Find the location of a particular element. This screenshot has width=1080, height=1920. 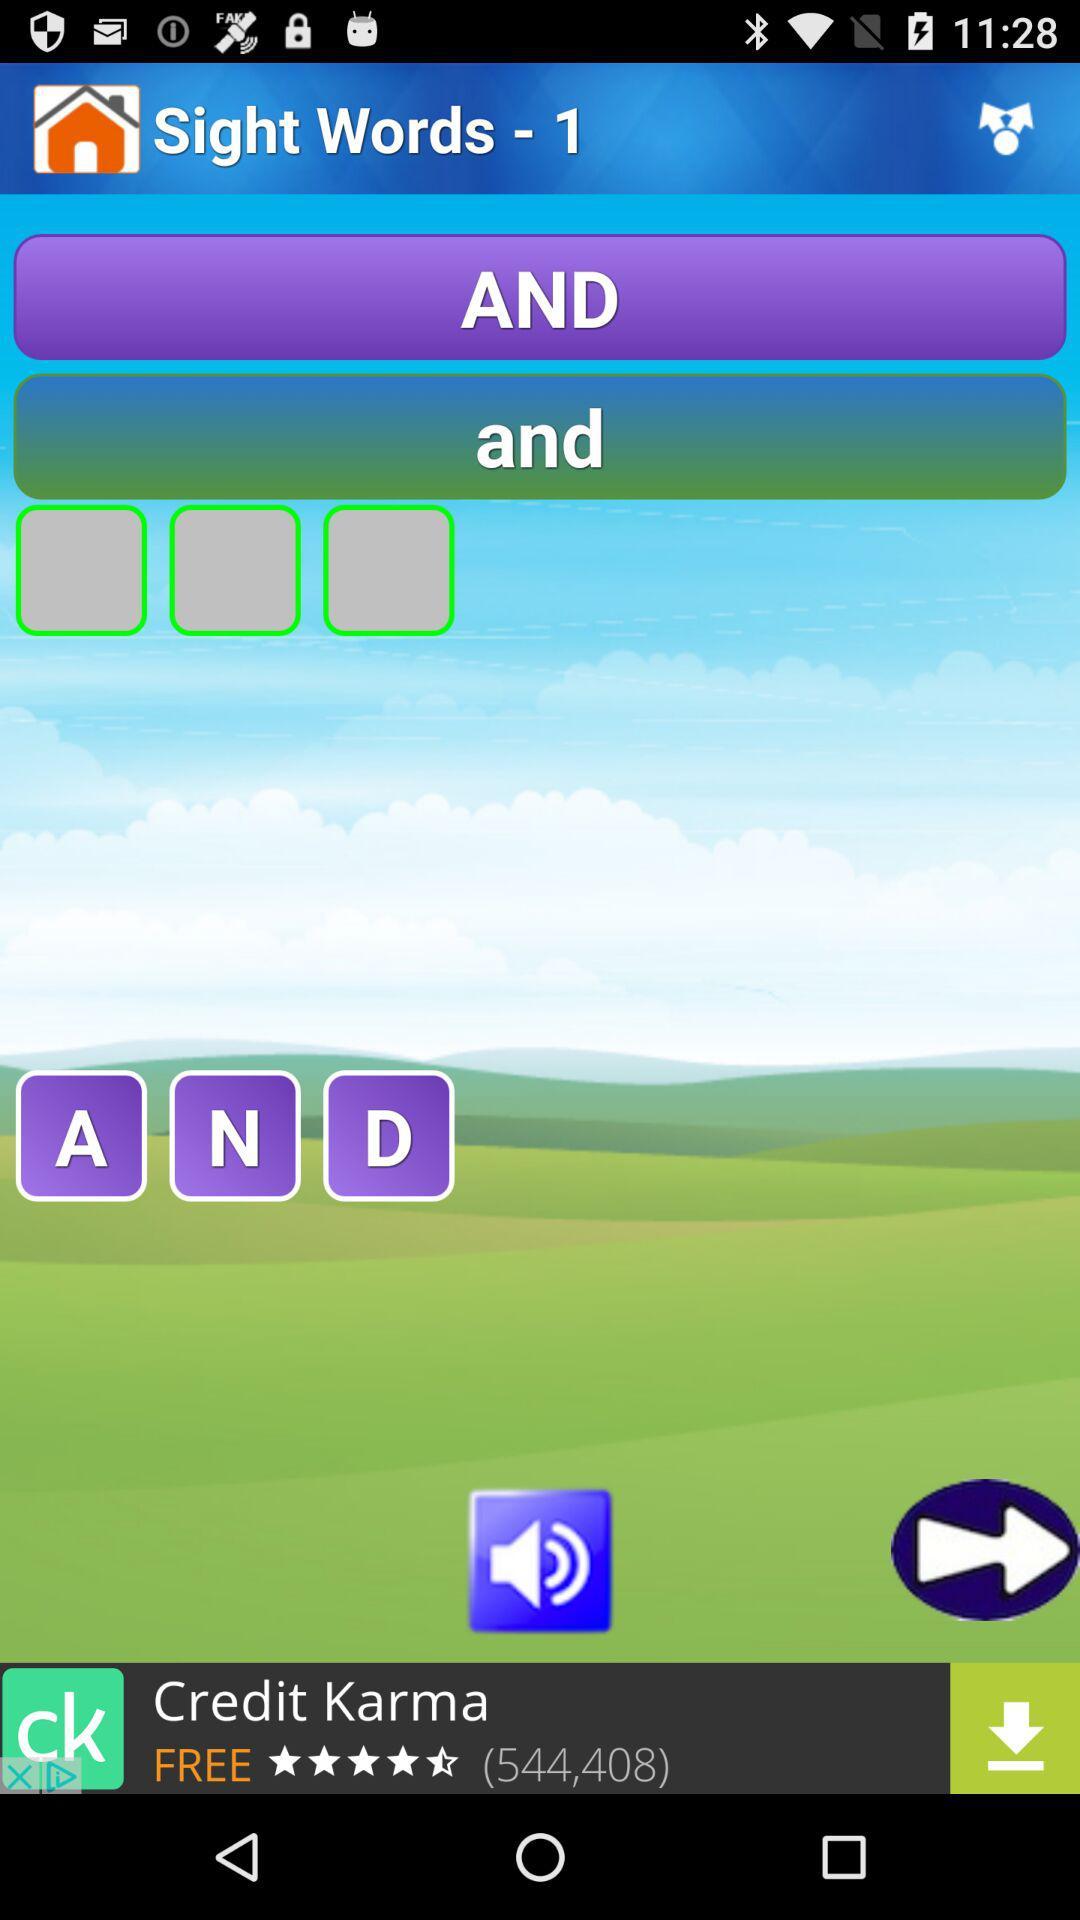

open credit karma advertisement is located at coordinates (540, 1727).